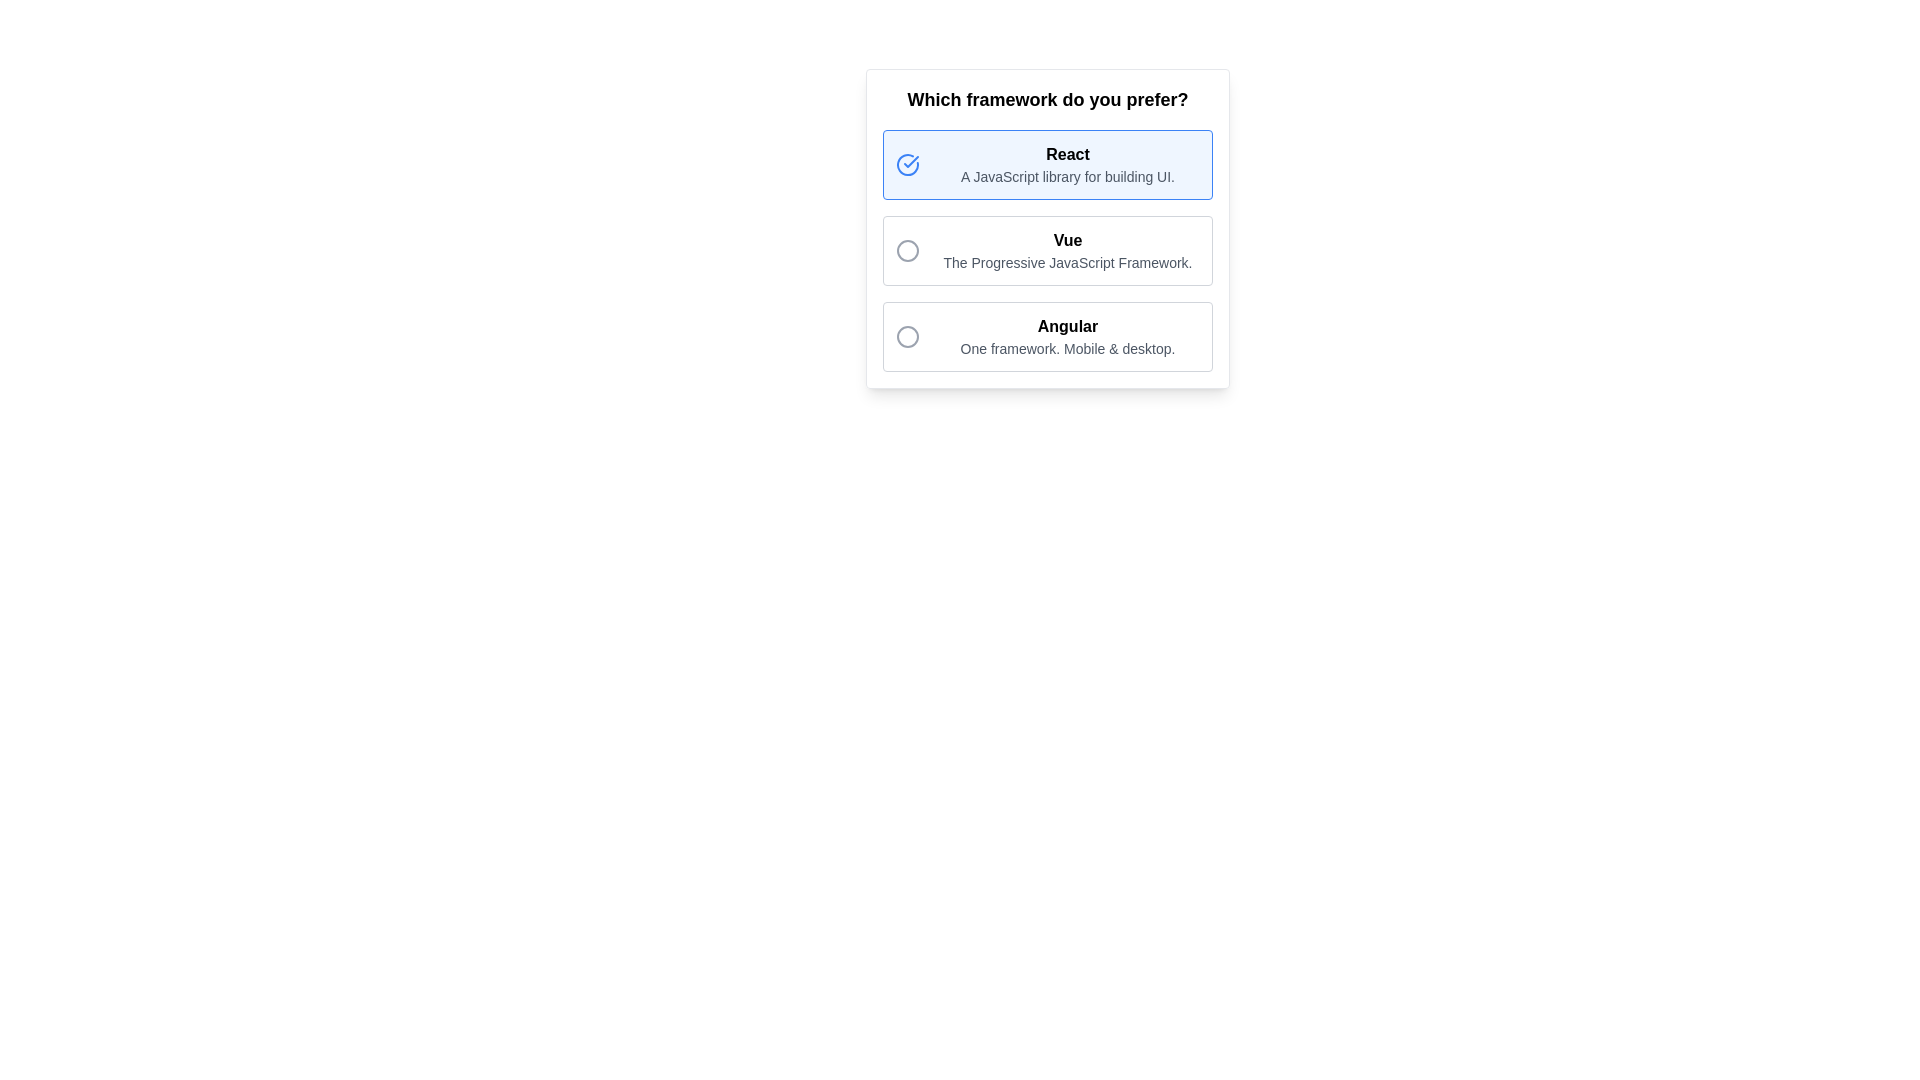  What do you see at coordinates (906, 249) in the screenshot?
I see `the circular outlined icon within the Vue button, which indicates a selection visually` at bounding box center [906, 249].